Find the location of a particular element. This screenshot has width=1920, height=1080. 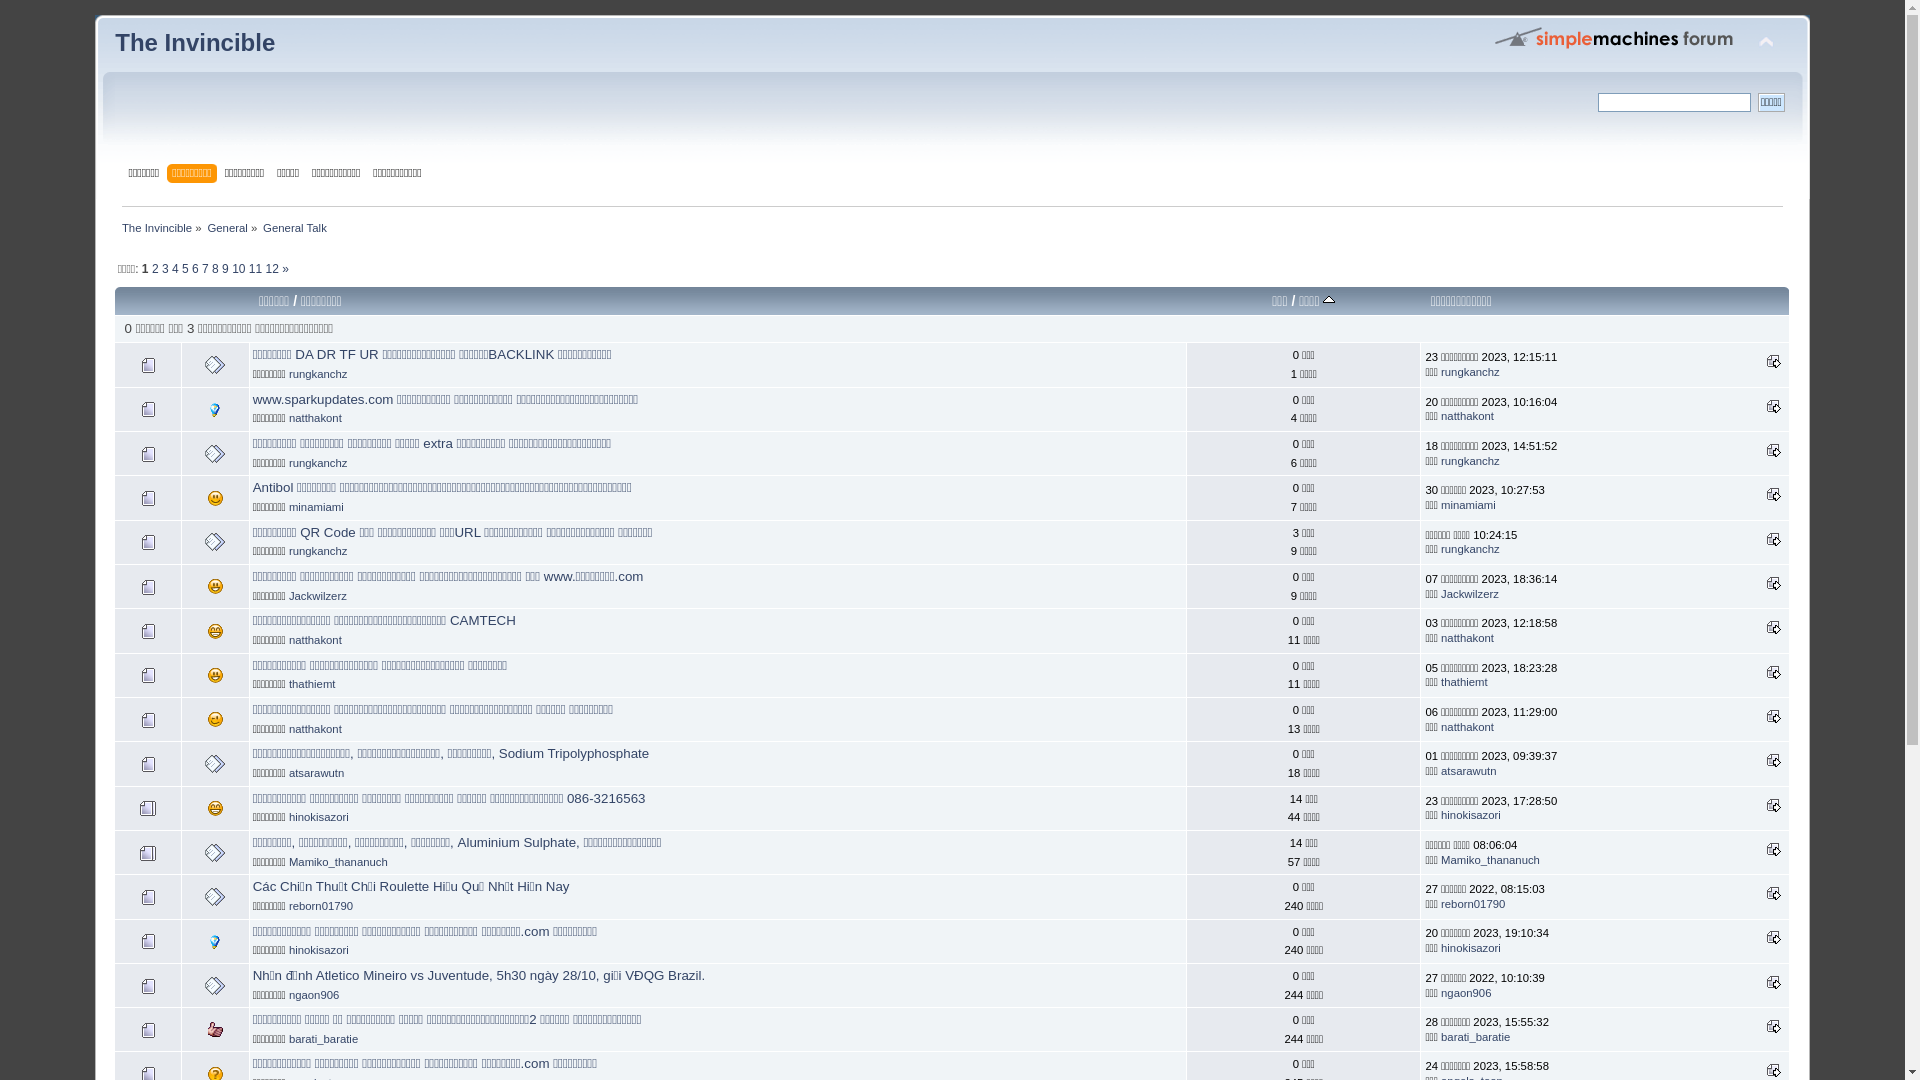

'natthakont' is located at coordinates (314, 640).